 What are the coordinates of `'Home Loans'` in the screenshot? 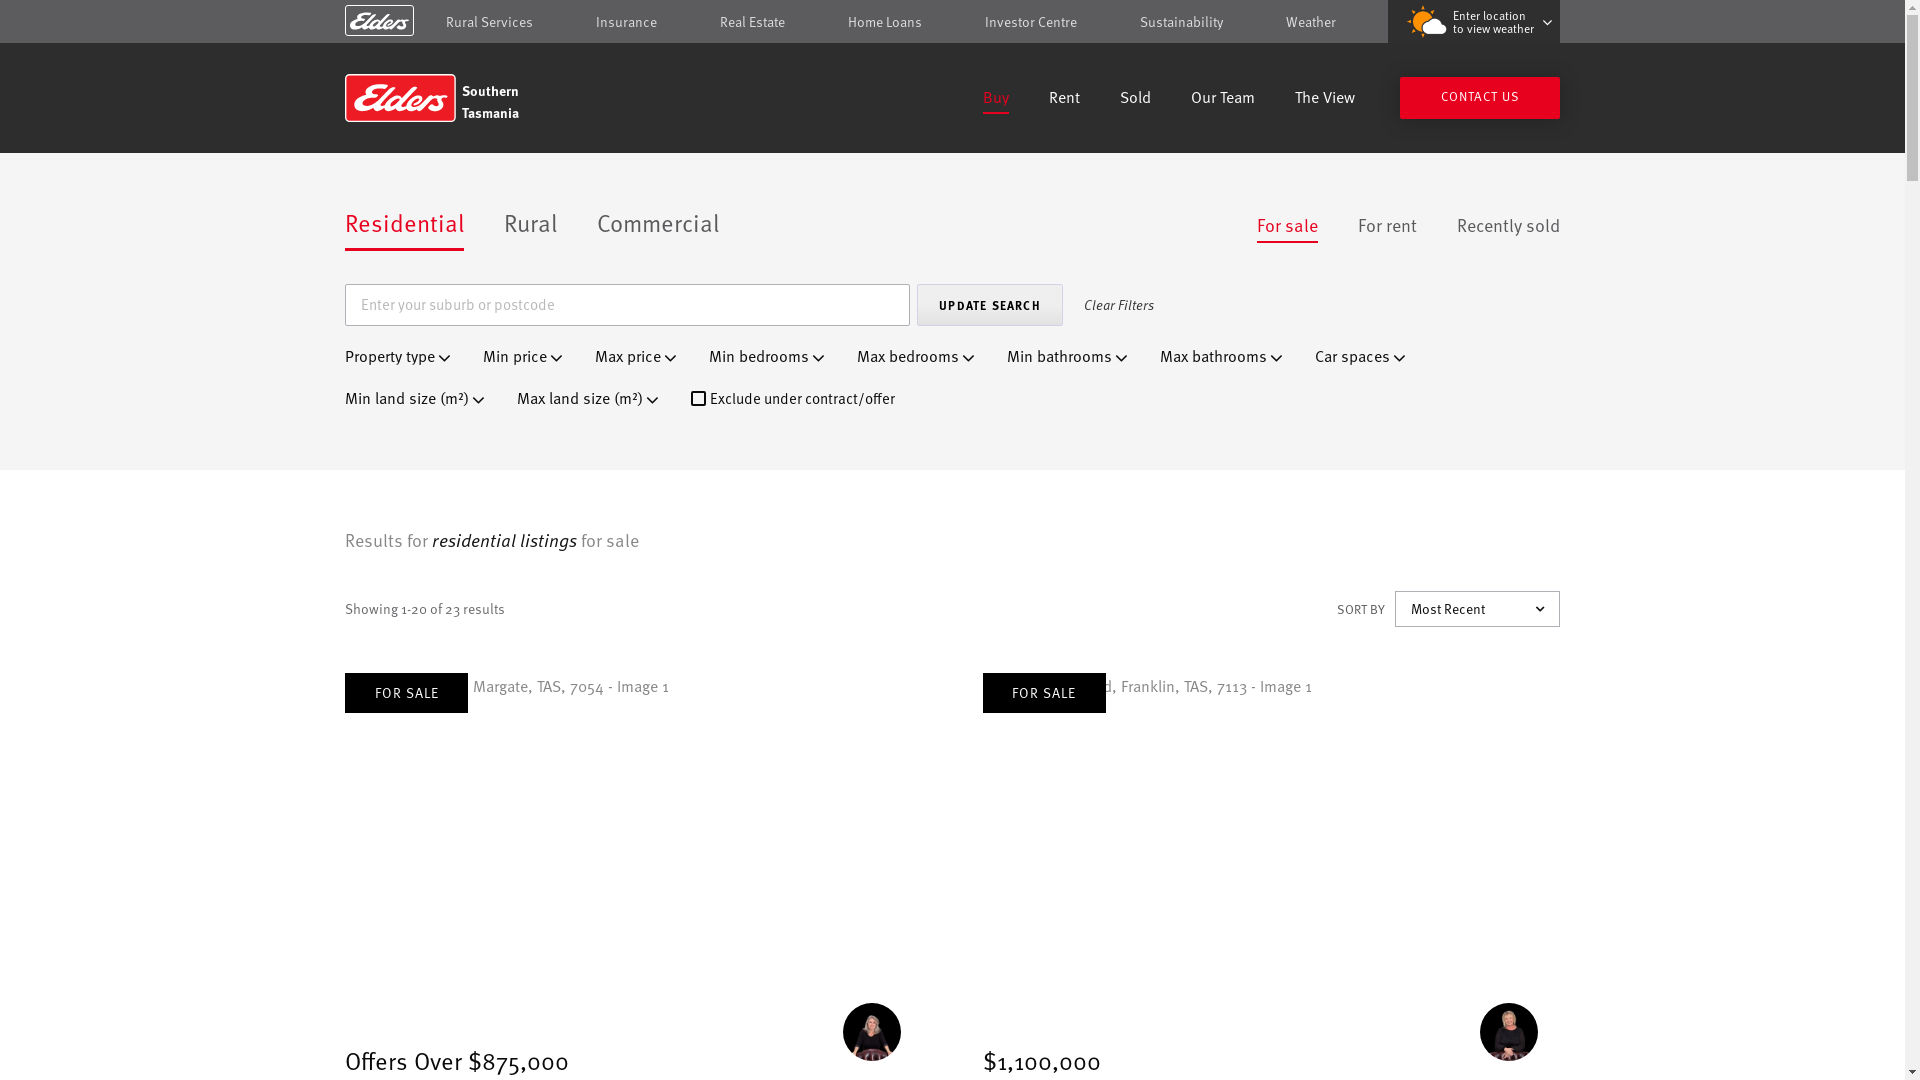 It's located at (883, 21).